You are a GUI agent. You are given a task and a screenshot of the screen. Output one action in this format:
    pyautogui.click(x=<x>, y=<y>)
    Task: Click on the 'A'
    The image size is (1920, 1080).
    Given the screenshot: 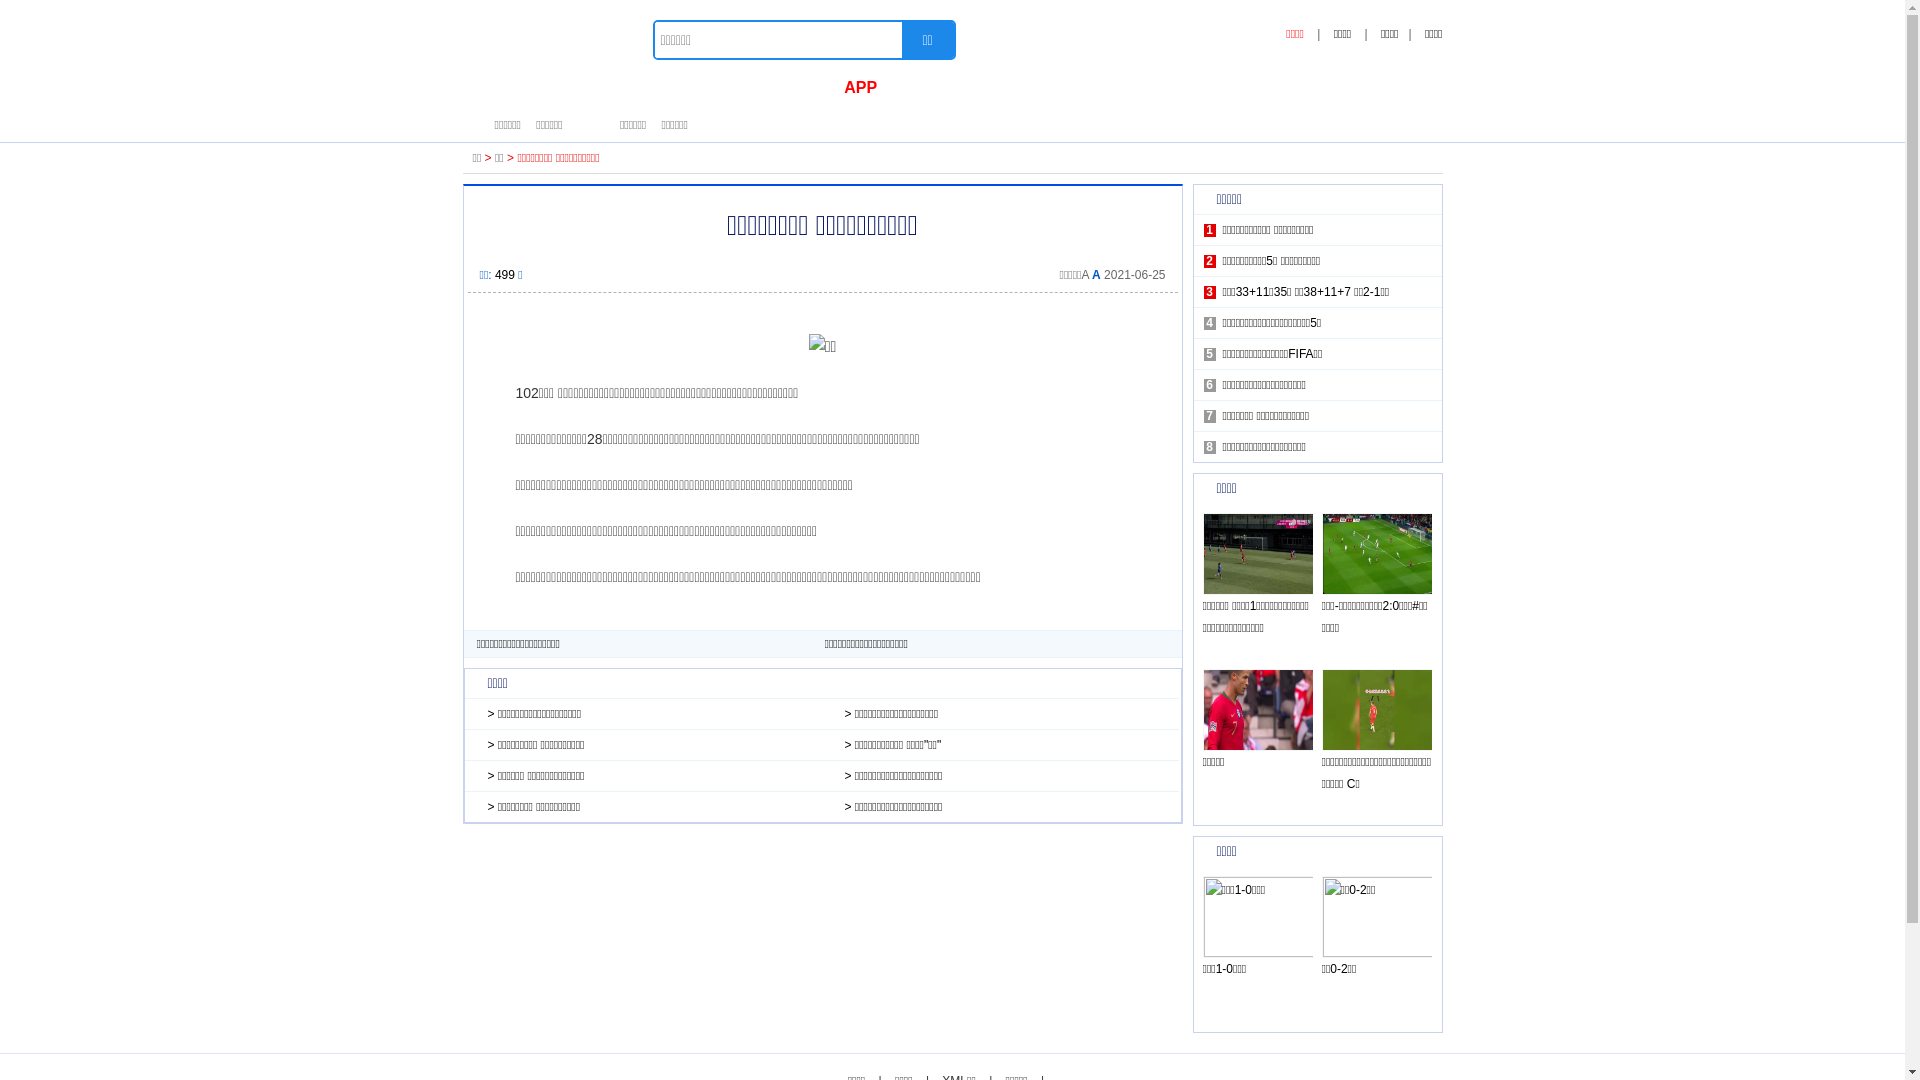 What is the action you would take?
    pyautogui.click(x=1090, y=274)
    